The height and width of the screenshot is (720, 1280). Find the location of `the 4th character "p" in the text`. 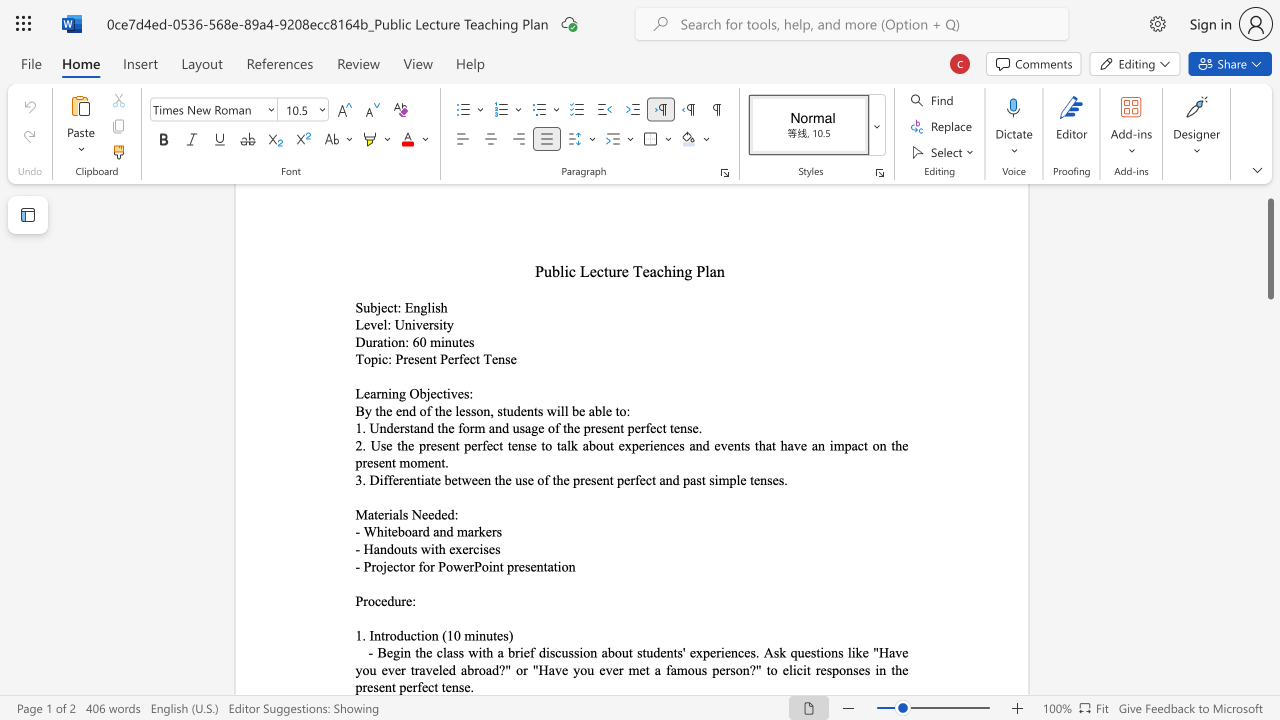

the 4th character "p" in the text is located at coordinates (359, 686).